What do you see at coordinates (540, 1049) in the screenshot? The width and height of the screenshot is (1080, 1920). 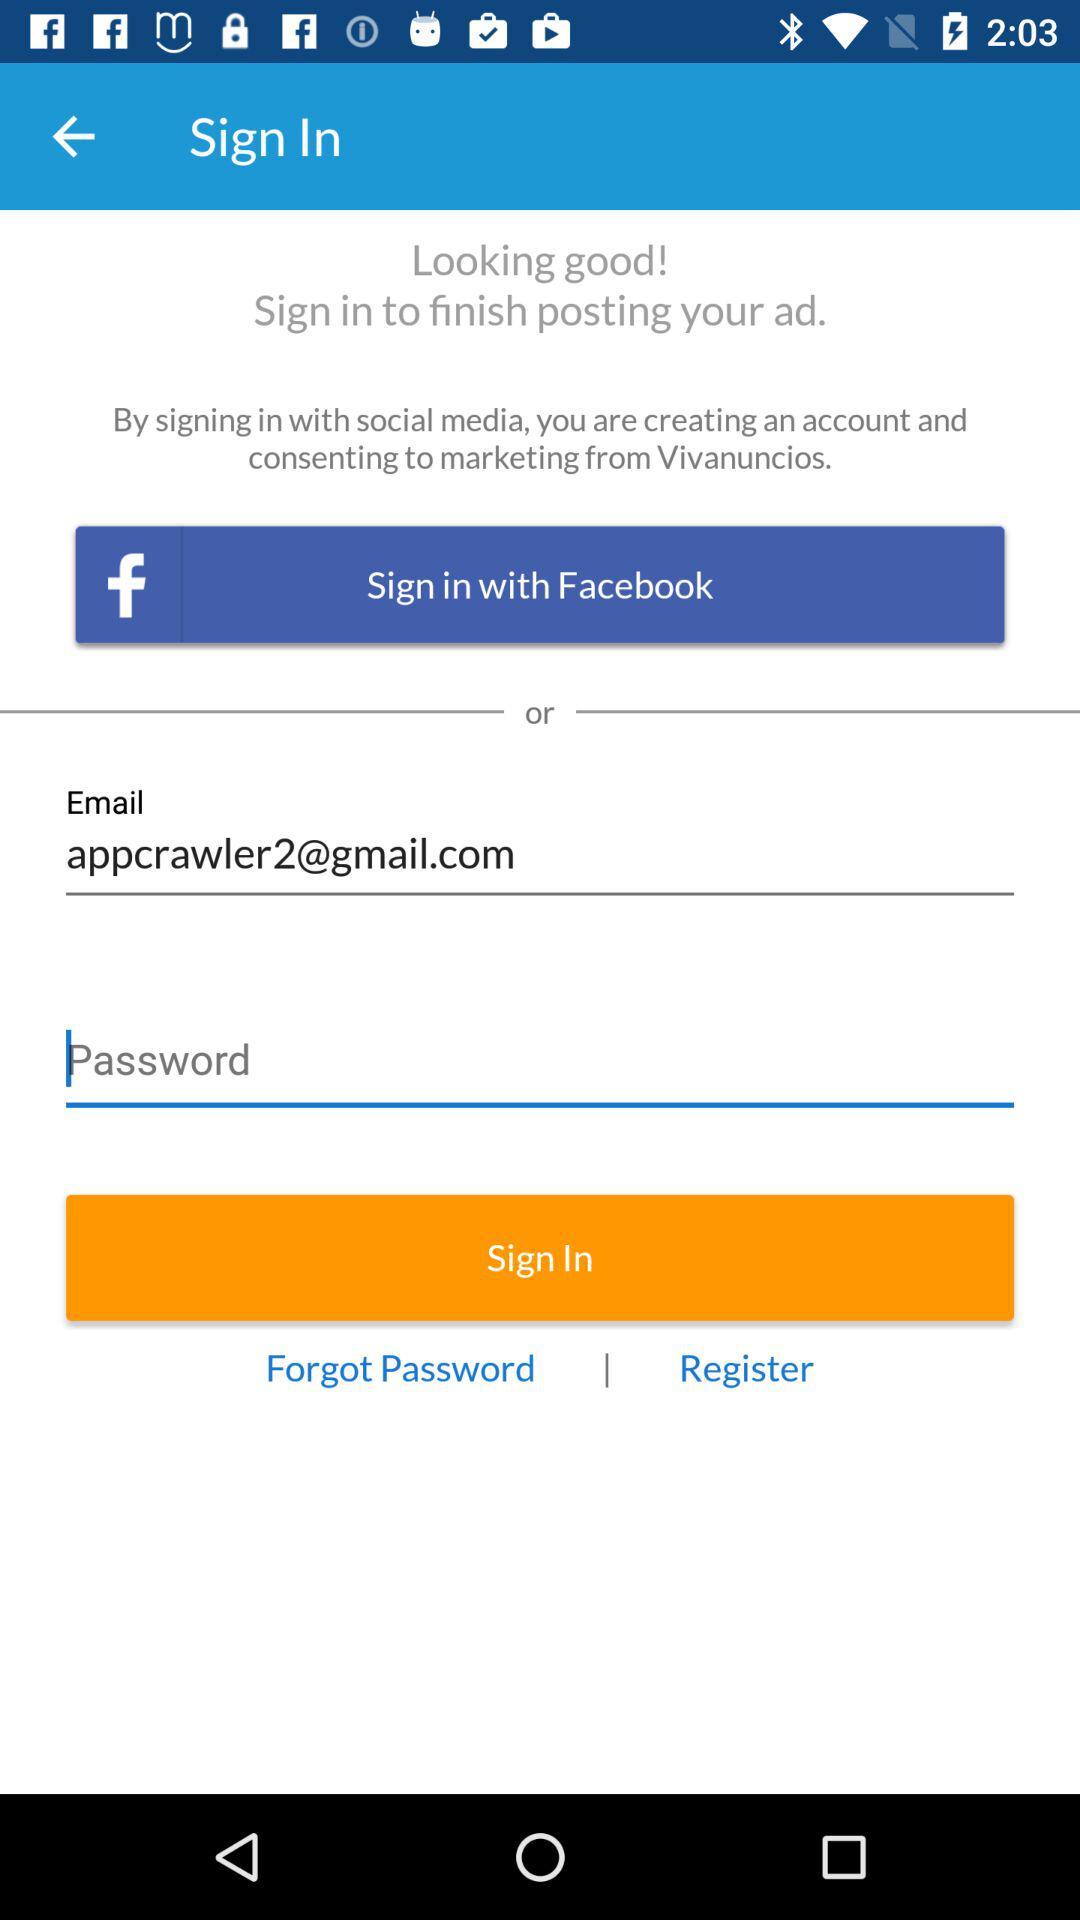 I see `password row` at bounding box center [540, 1049].